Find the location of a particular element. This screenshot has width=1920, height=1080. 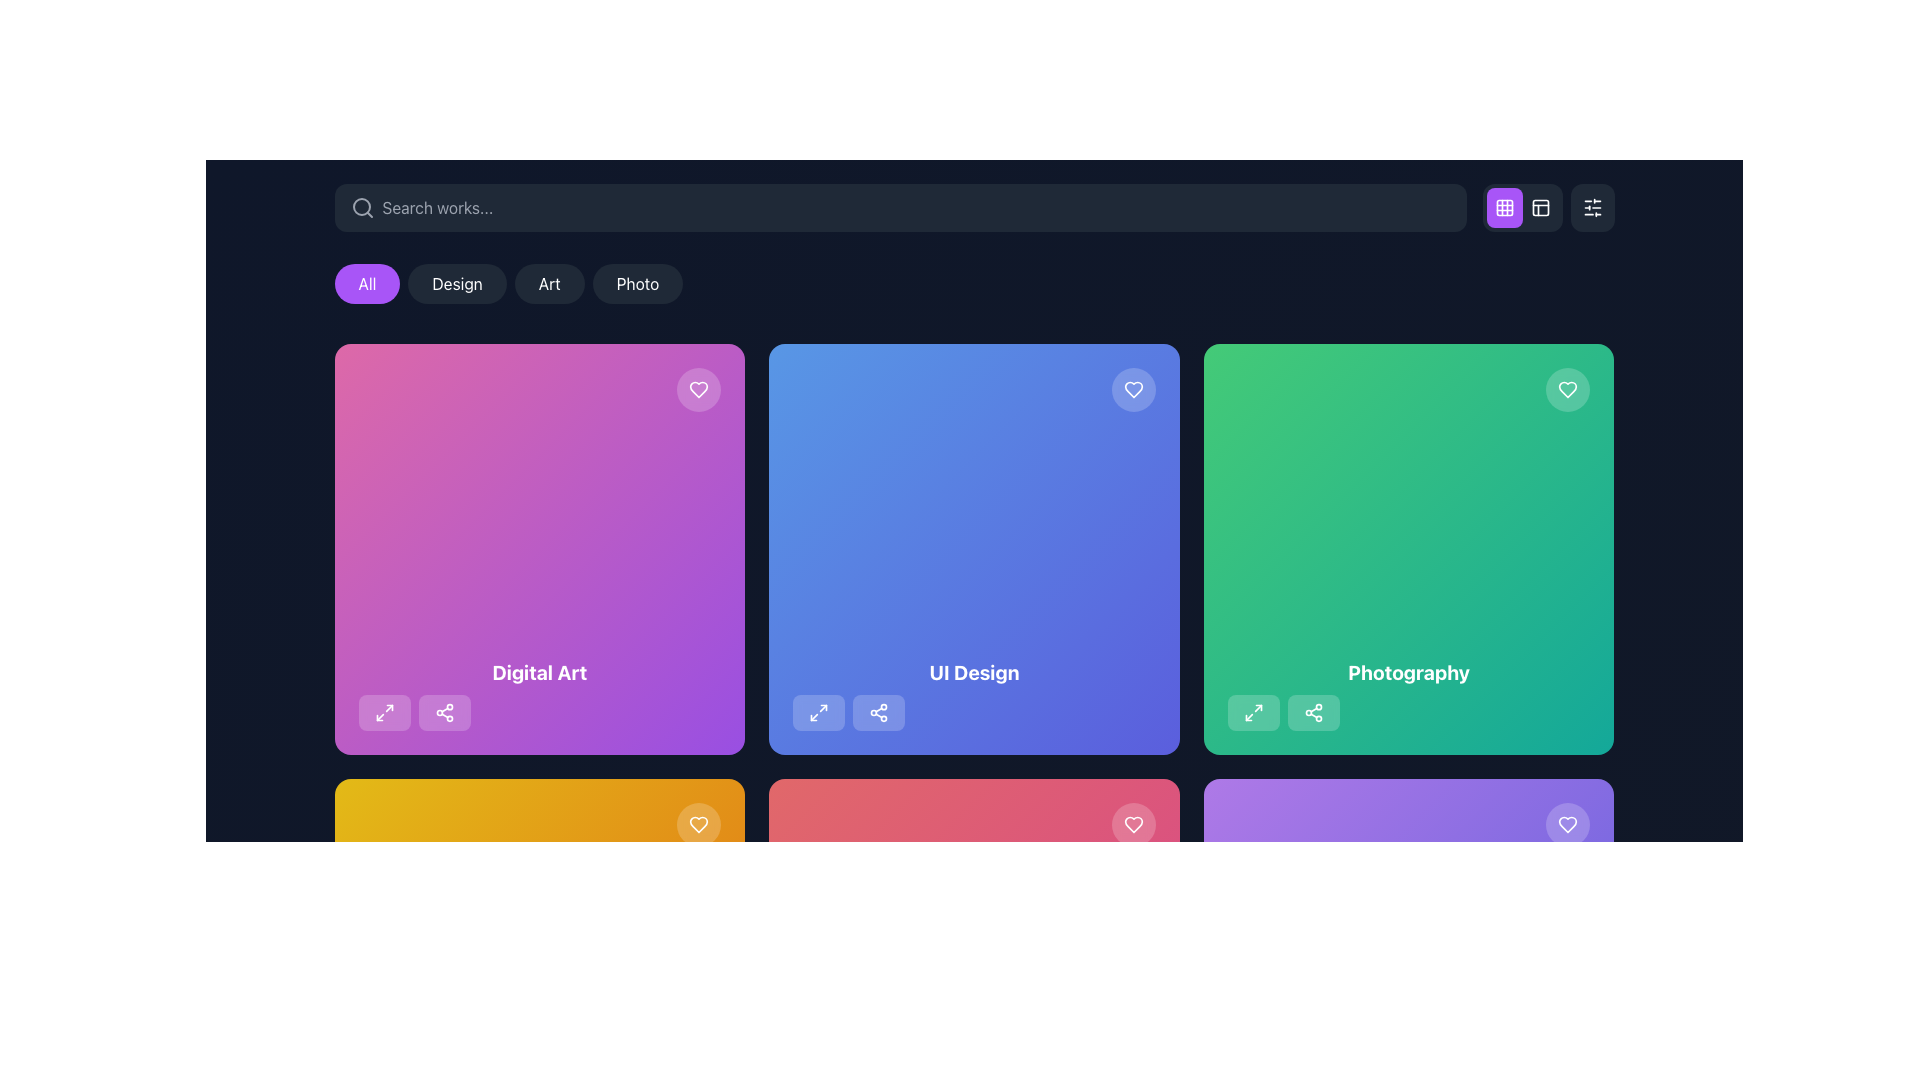

the heart-shaped icon in the top-right corner of the Photography card to trigger interactive effects is located at coordinates (1567, 389).